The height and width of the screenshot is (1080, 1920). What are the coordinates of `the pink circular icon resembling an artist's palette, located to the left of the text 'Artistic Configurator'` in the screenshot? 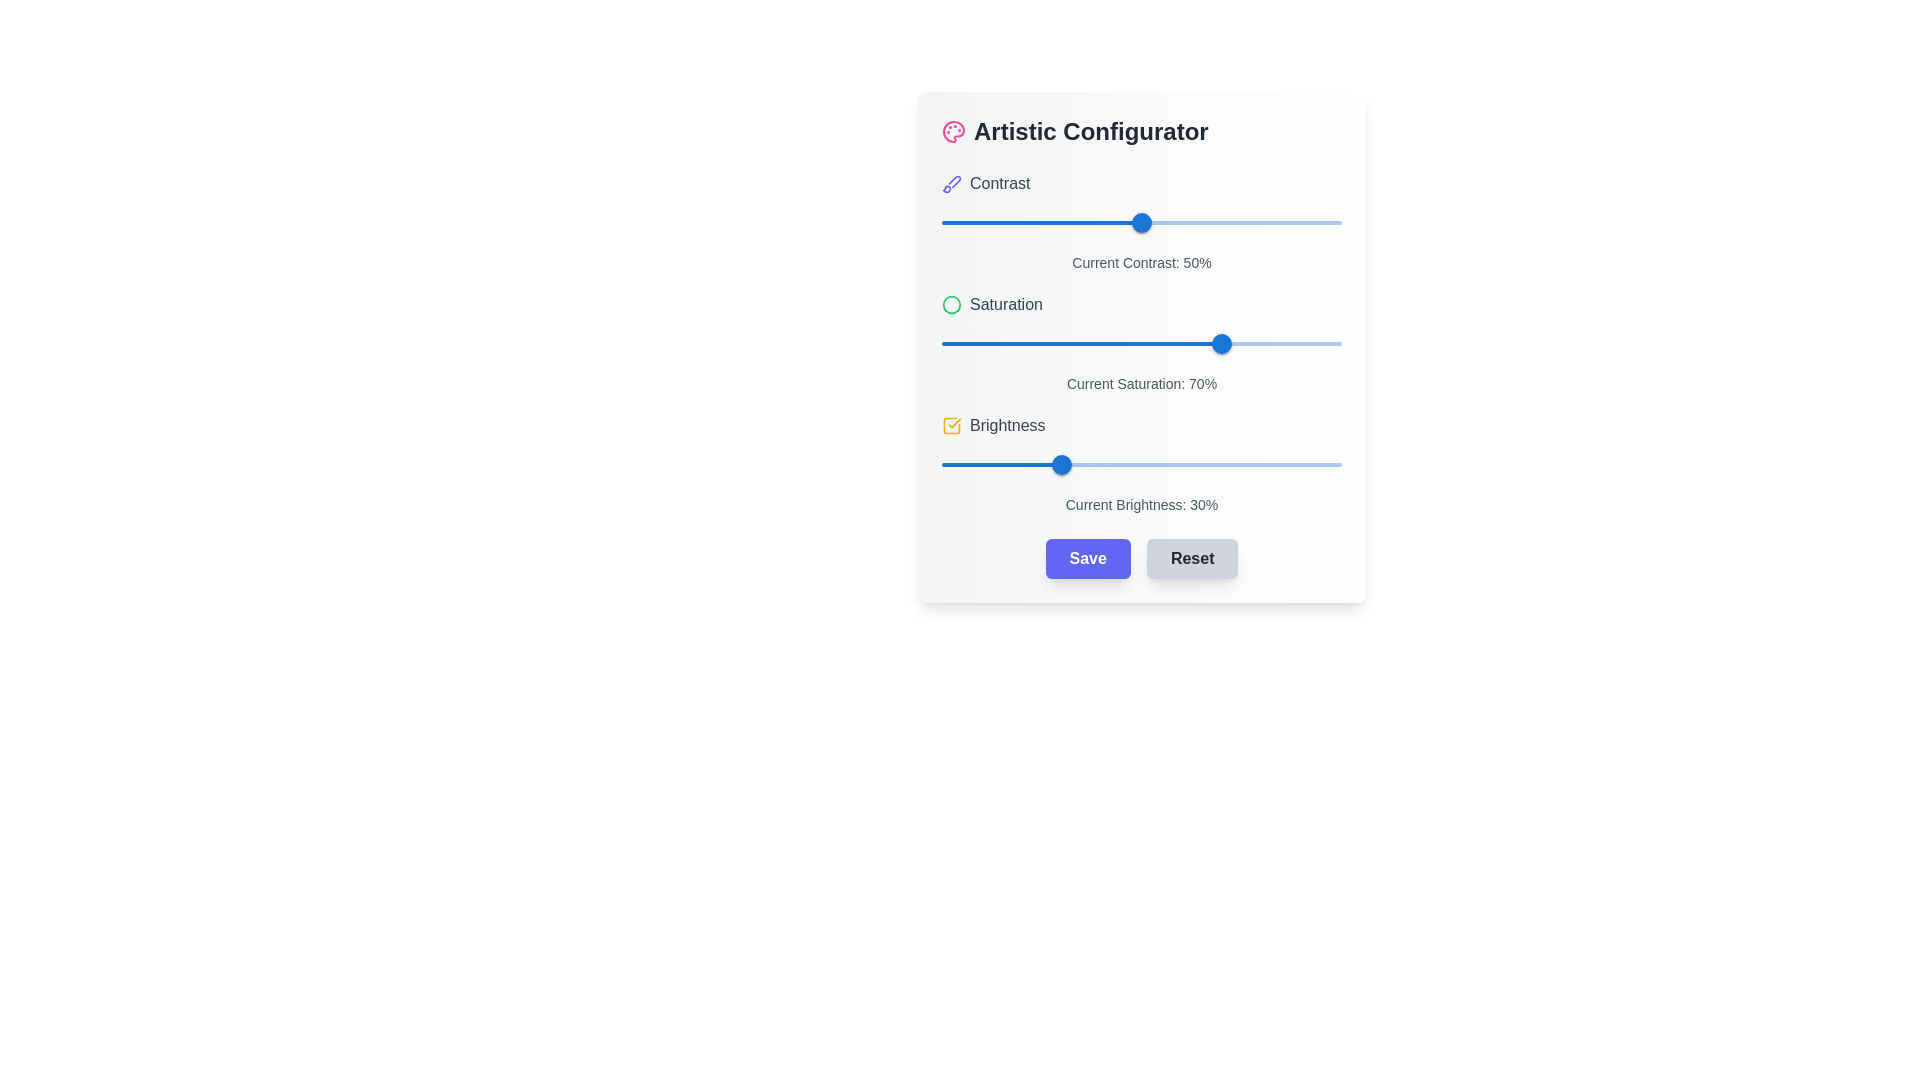 It's located at (953, 131).